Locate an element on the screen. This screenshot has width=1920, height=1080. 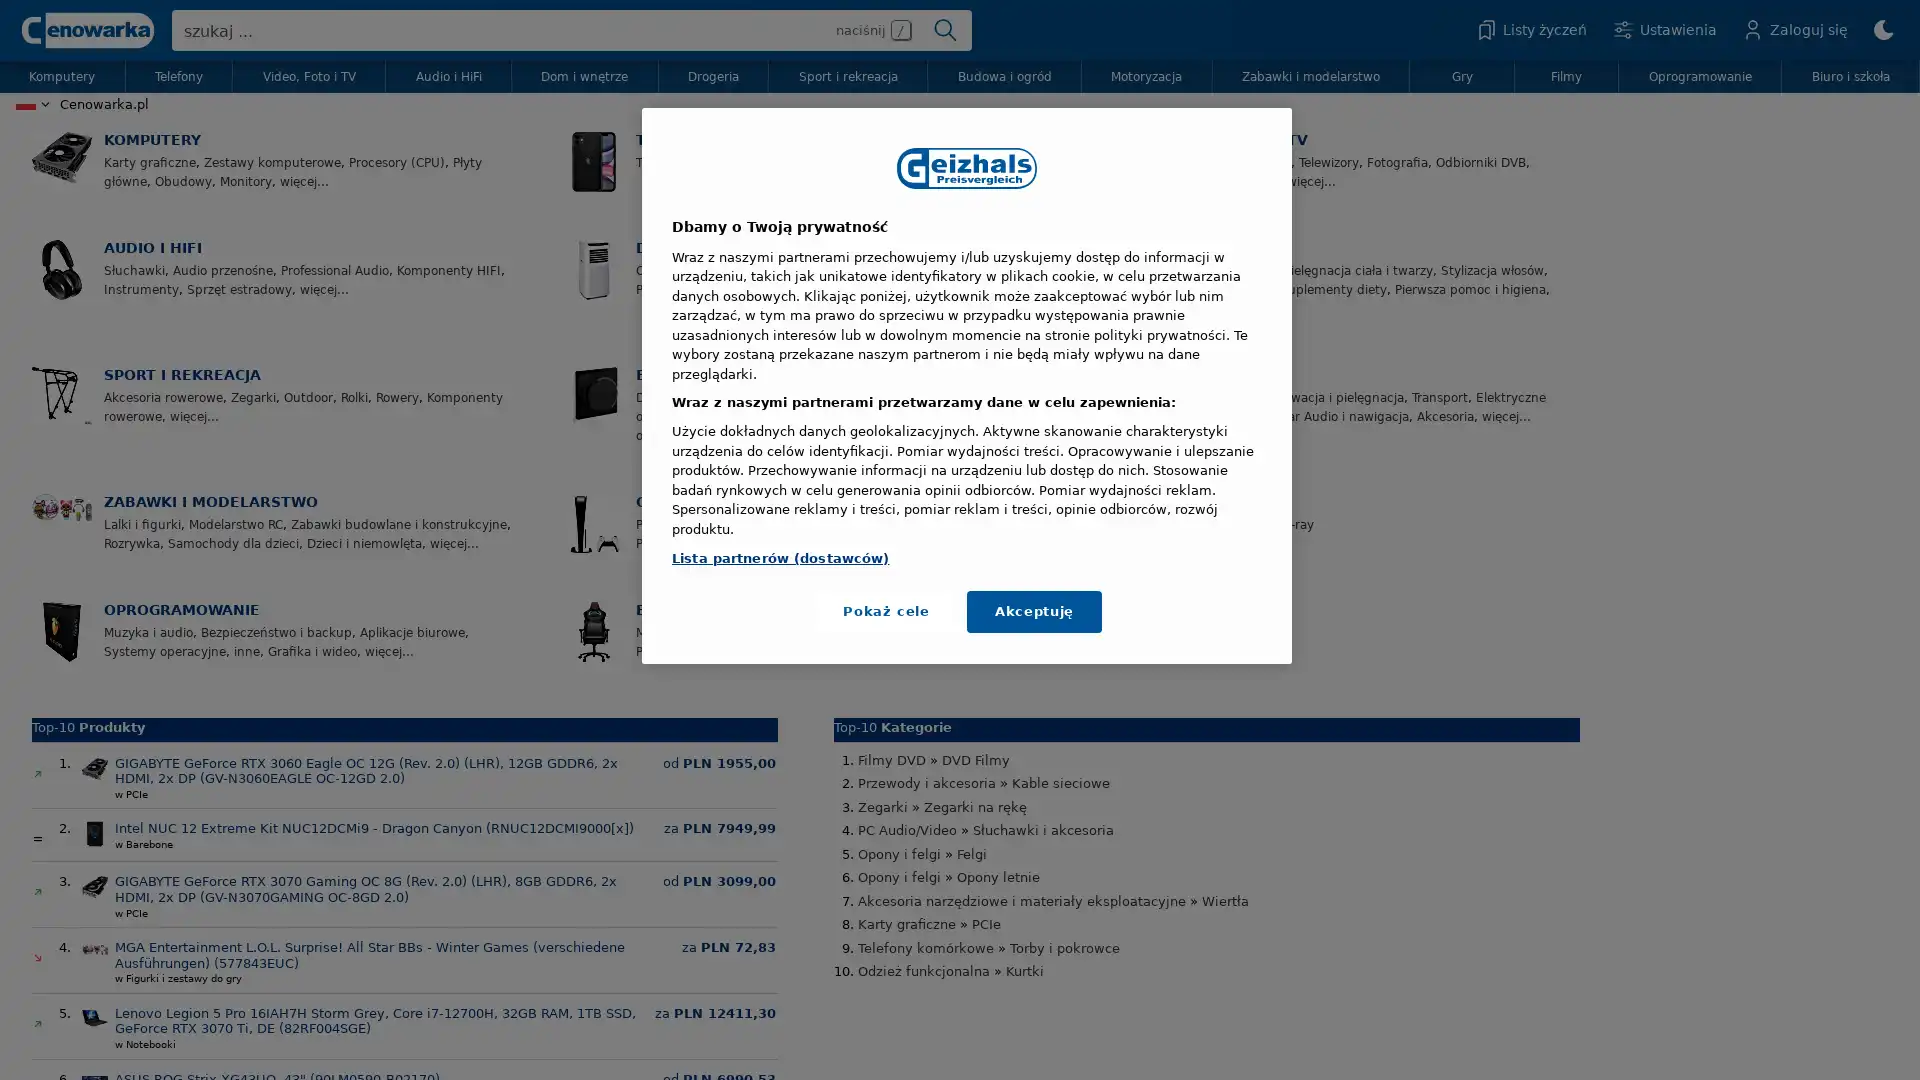
Lista partnerow (dostawcow) is located at coordinates (779, 558).